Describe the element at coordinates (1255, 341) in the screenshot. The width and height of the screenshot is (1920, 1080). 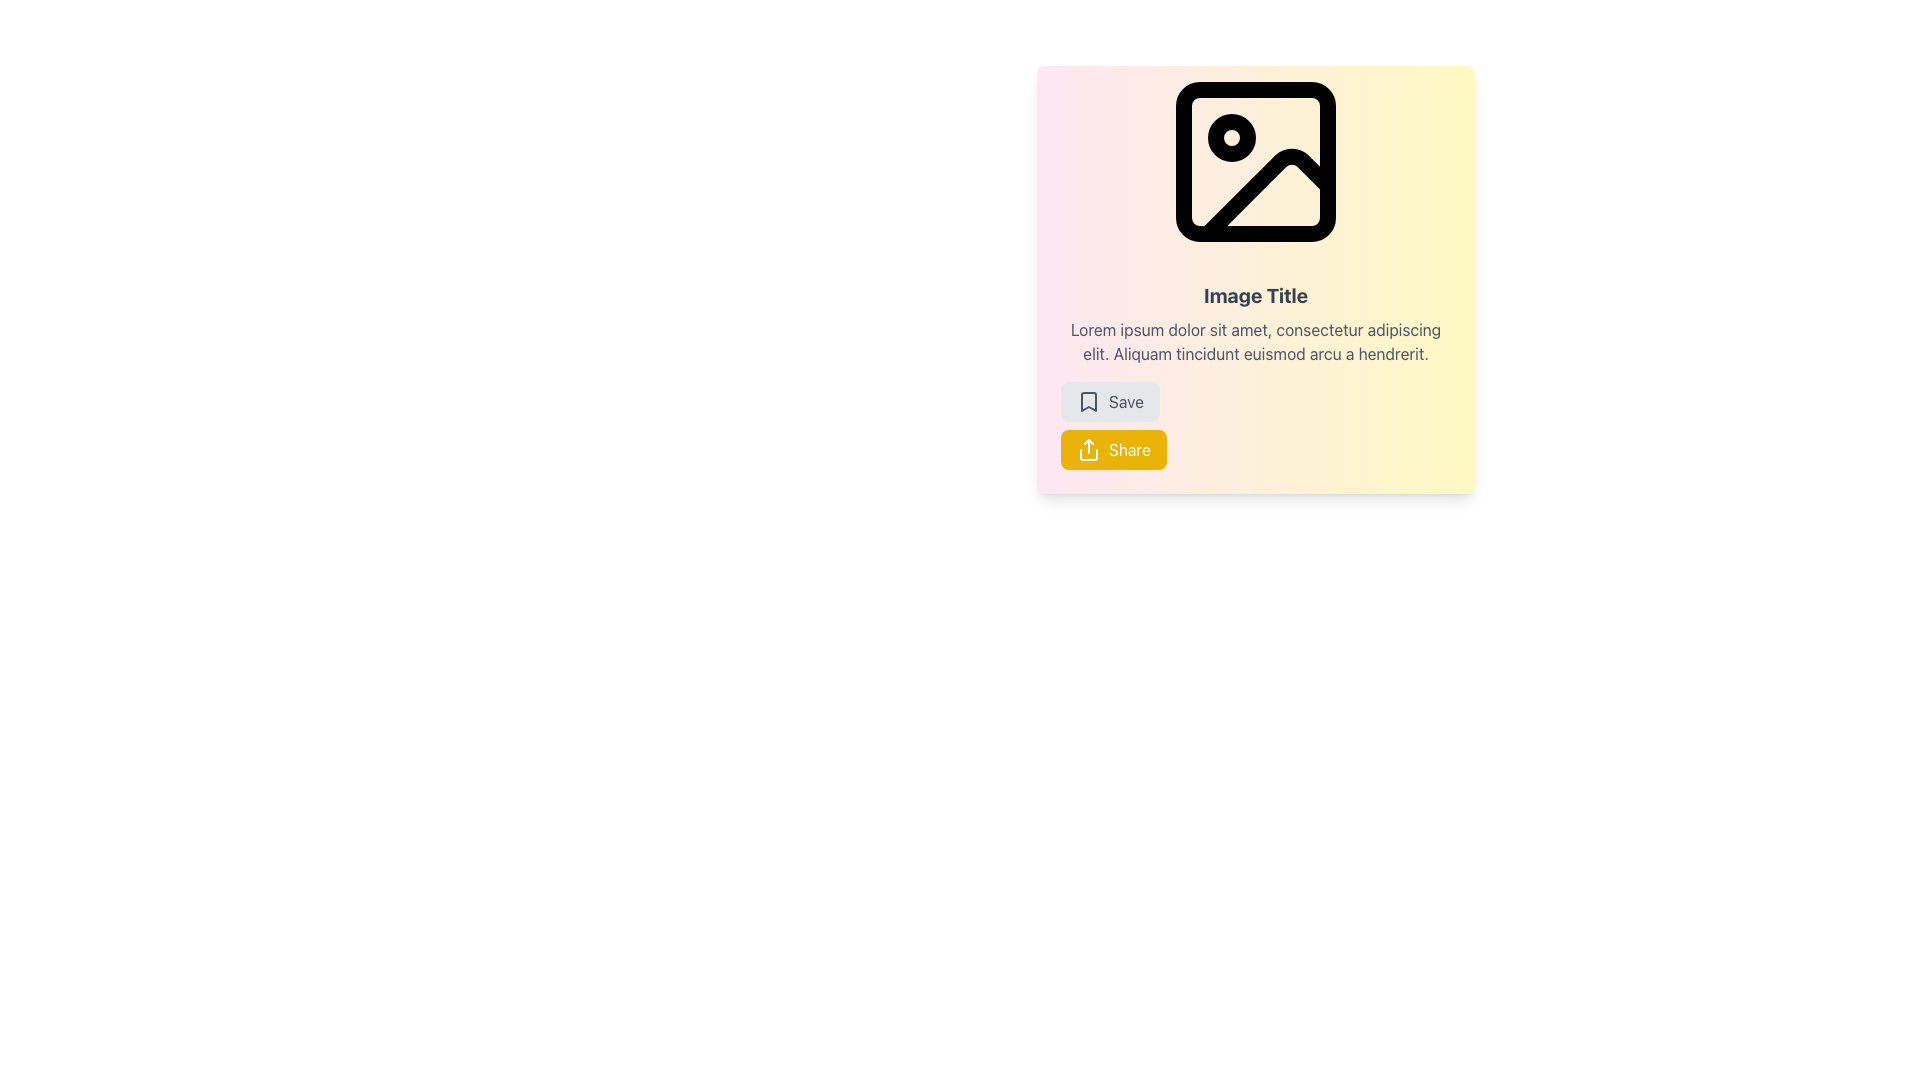
I see `the multiline textual content area styled in gray, located beneath the title of the card, and above the action buttons` at that location.